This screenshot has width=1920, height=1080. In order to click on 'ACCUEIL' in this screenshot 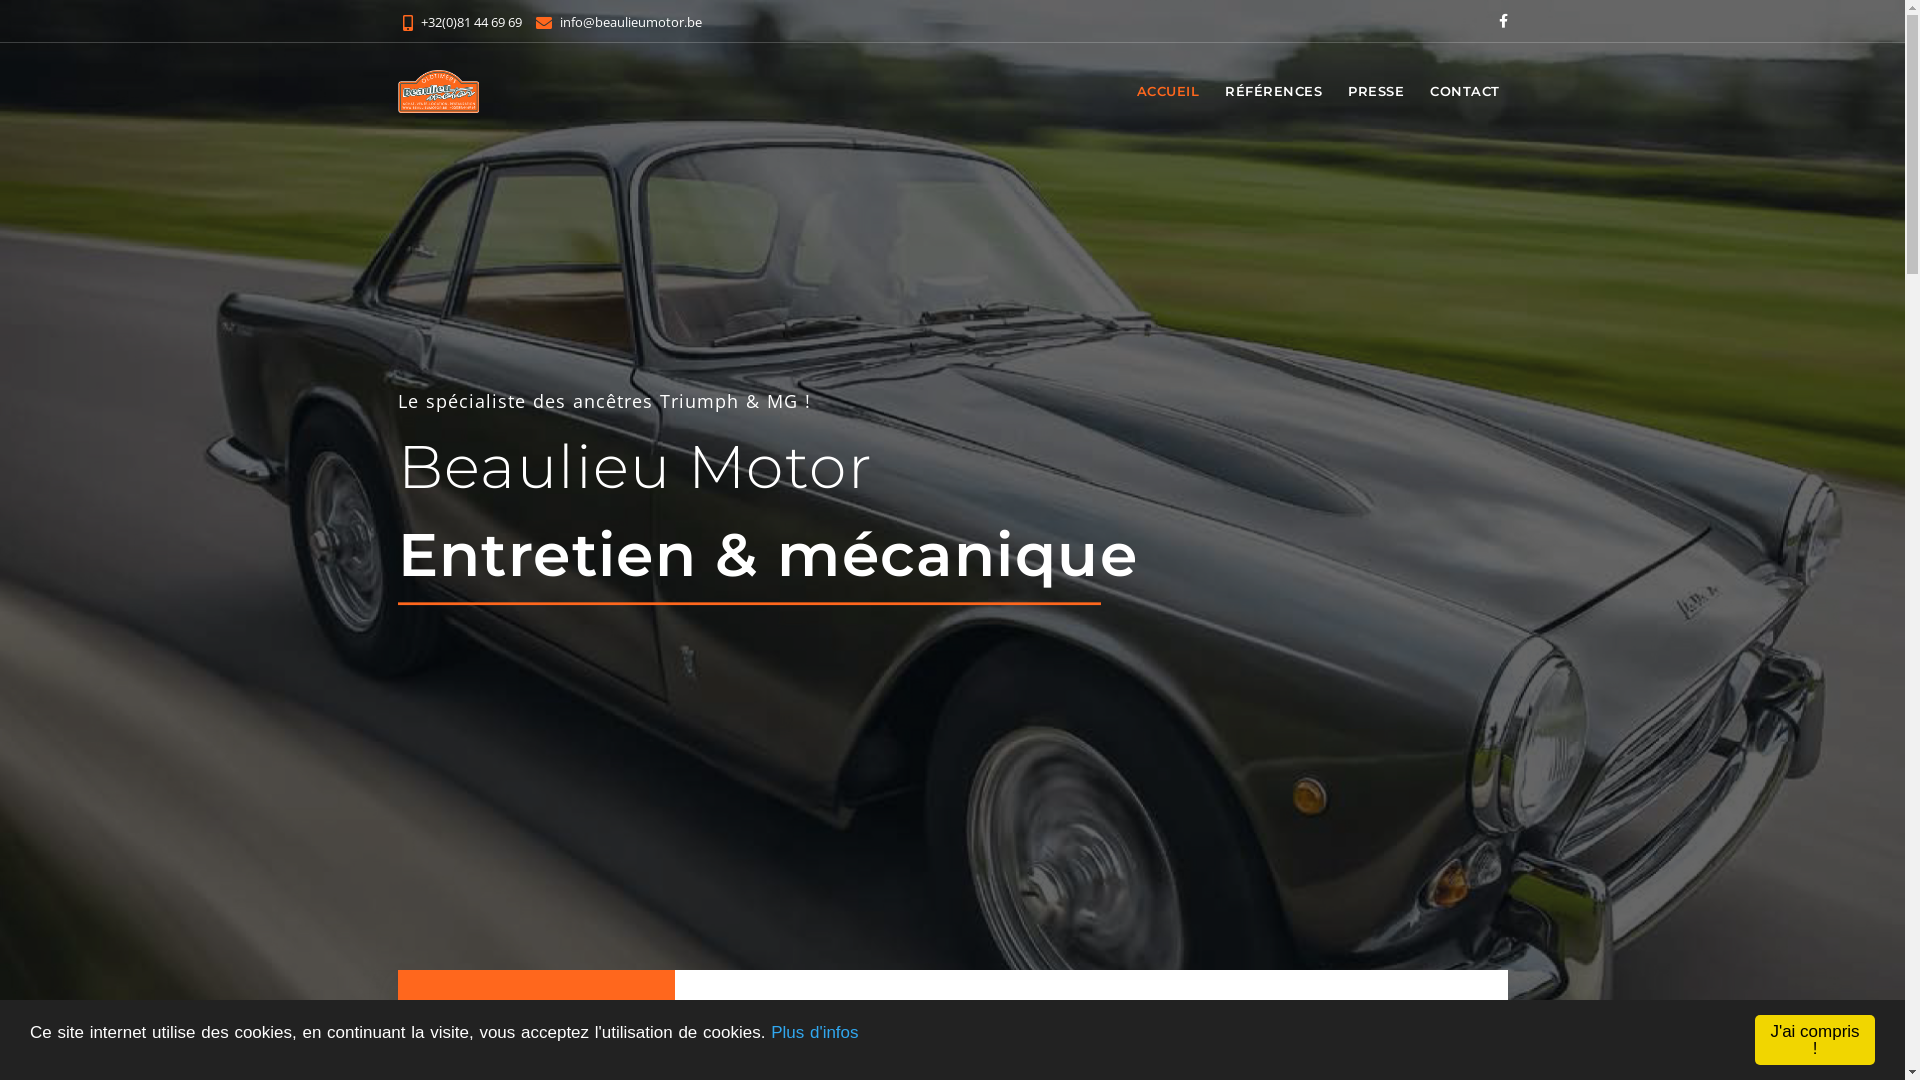, I will do `click(1167, 91)`.